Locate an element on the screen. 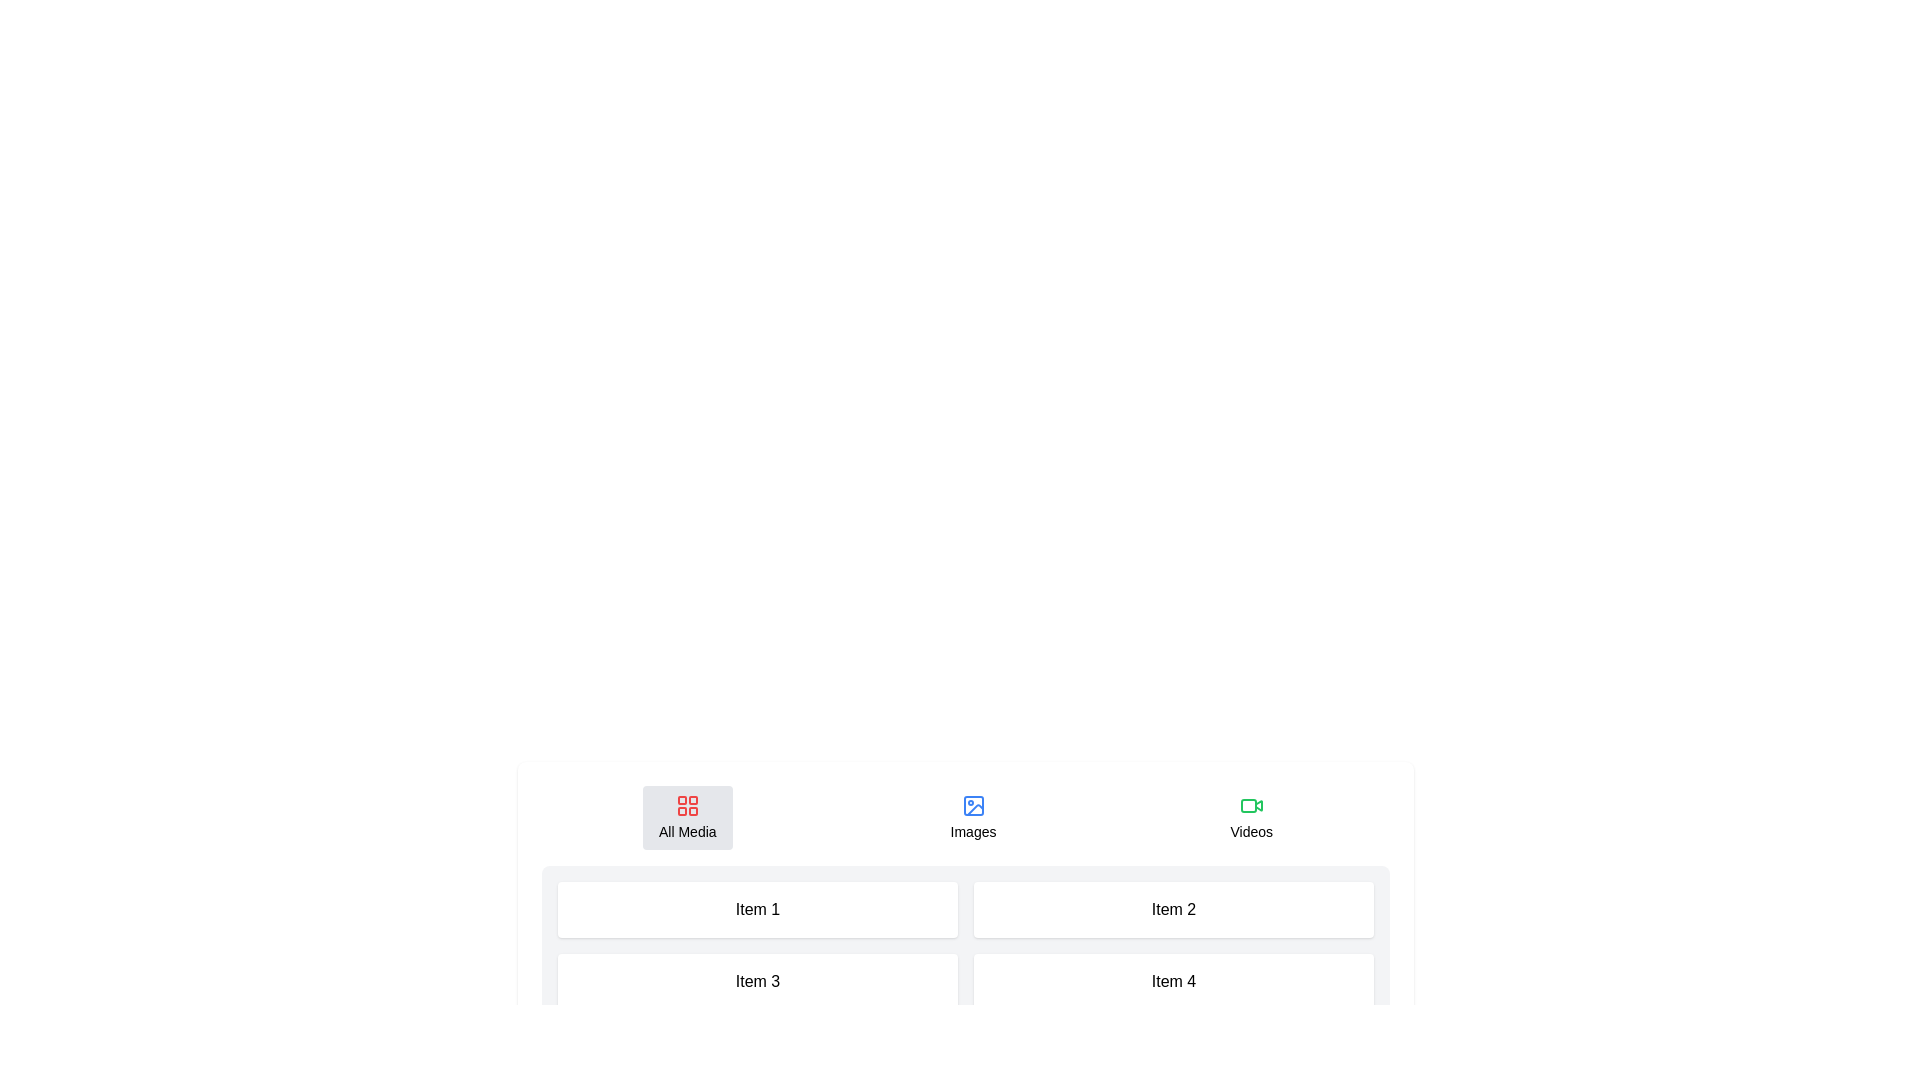 This screenshot has width=1920, height=1080. the 'Videos' tab to switch to the videos view is located at coordinates (1250, 817).